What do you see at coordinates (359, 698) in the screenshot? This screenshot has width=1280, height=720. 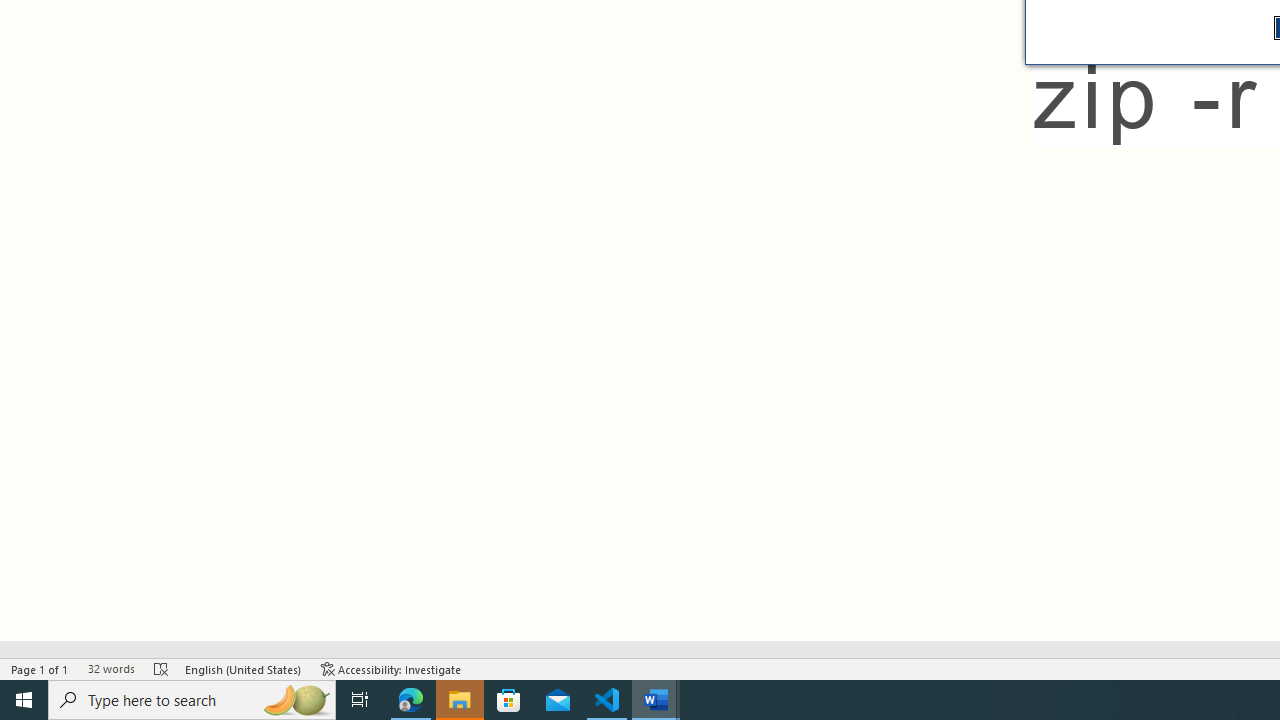 I see `'Task View'` at bounding box center [359, 698].